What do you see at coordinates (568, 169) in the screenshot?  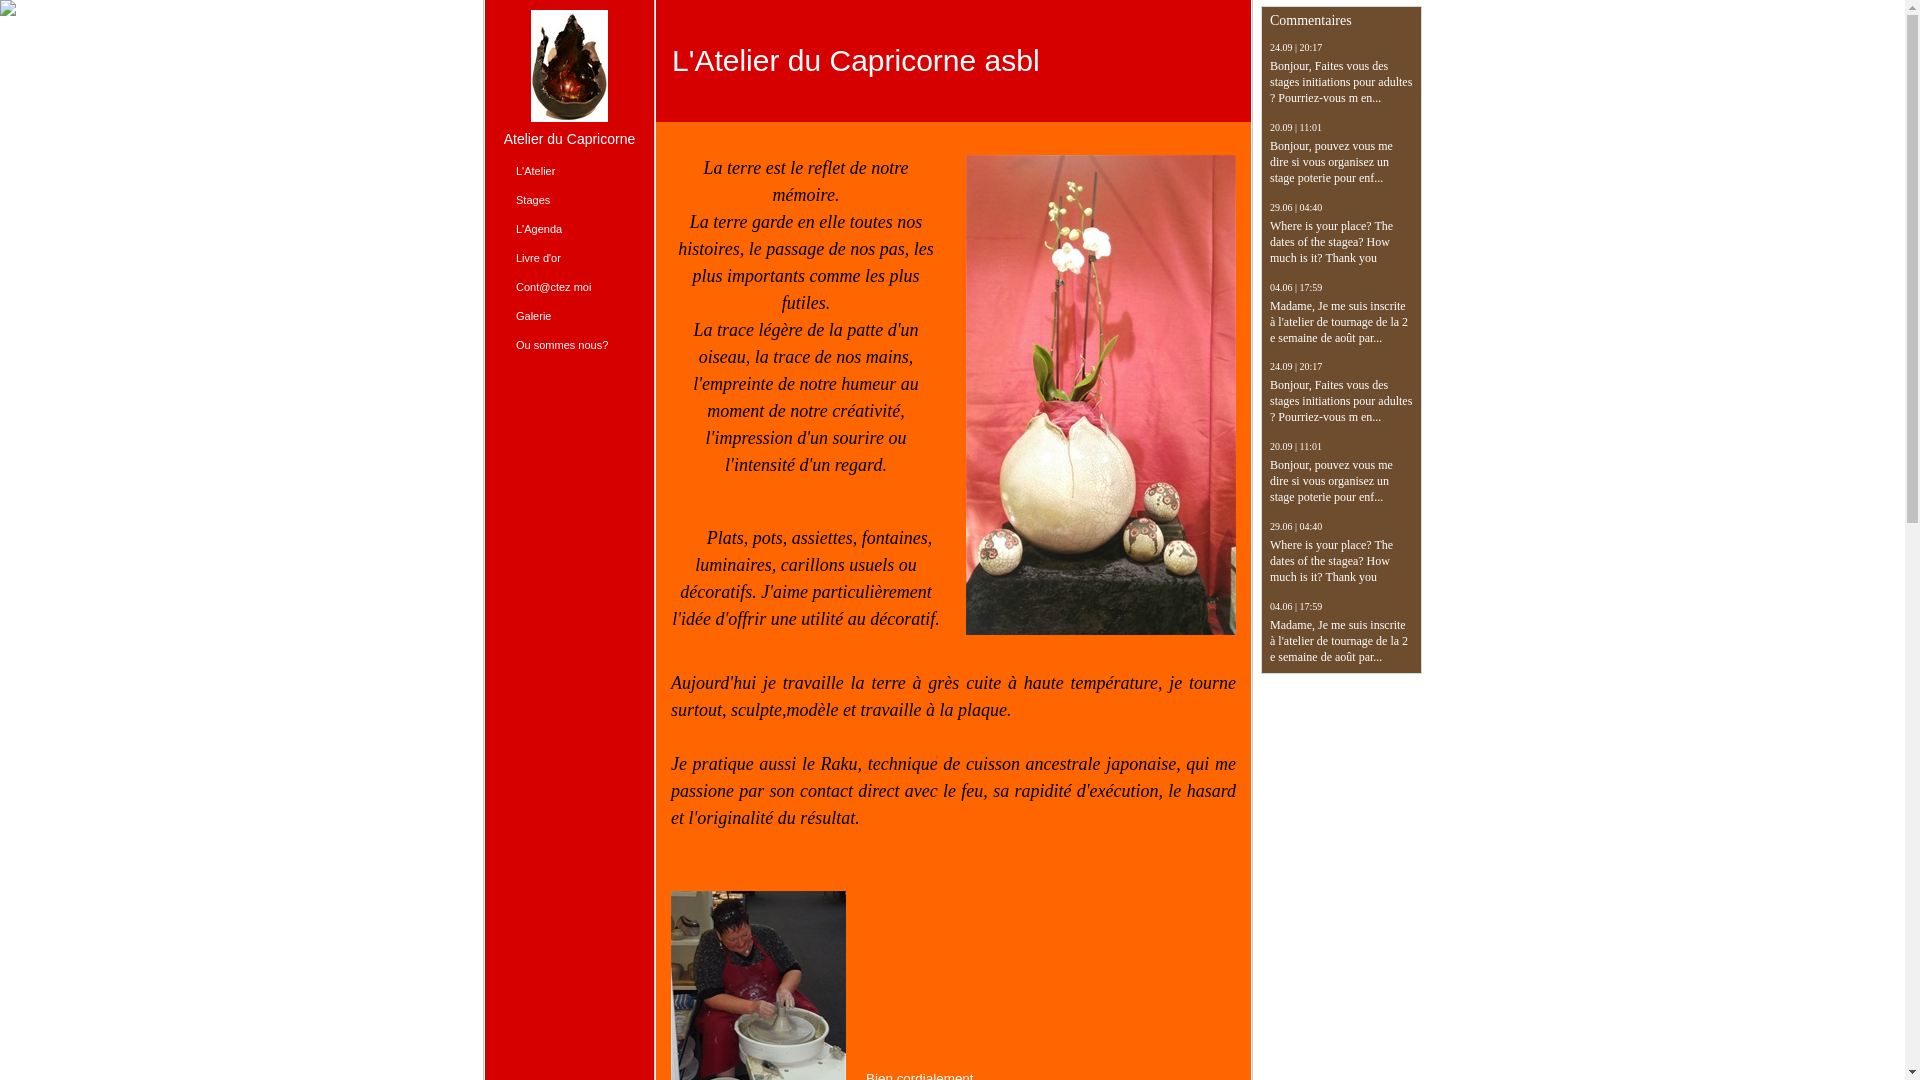 I see `'L'Atelier'` at bounding box center [568, 169].